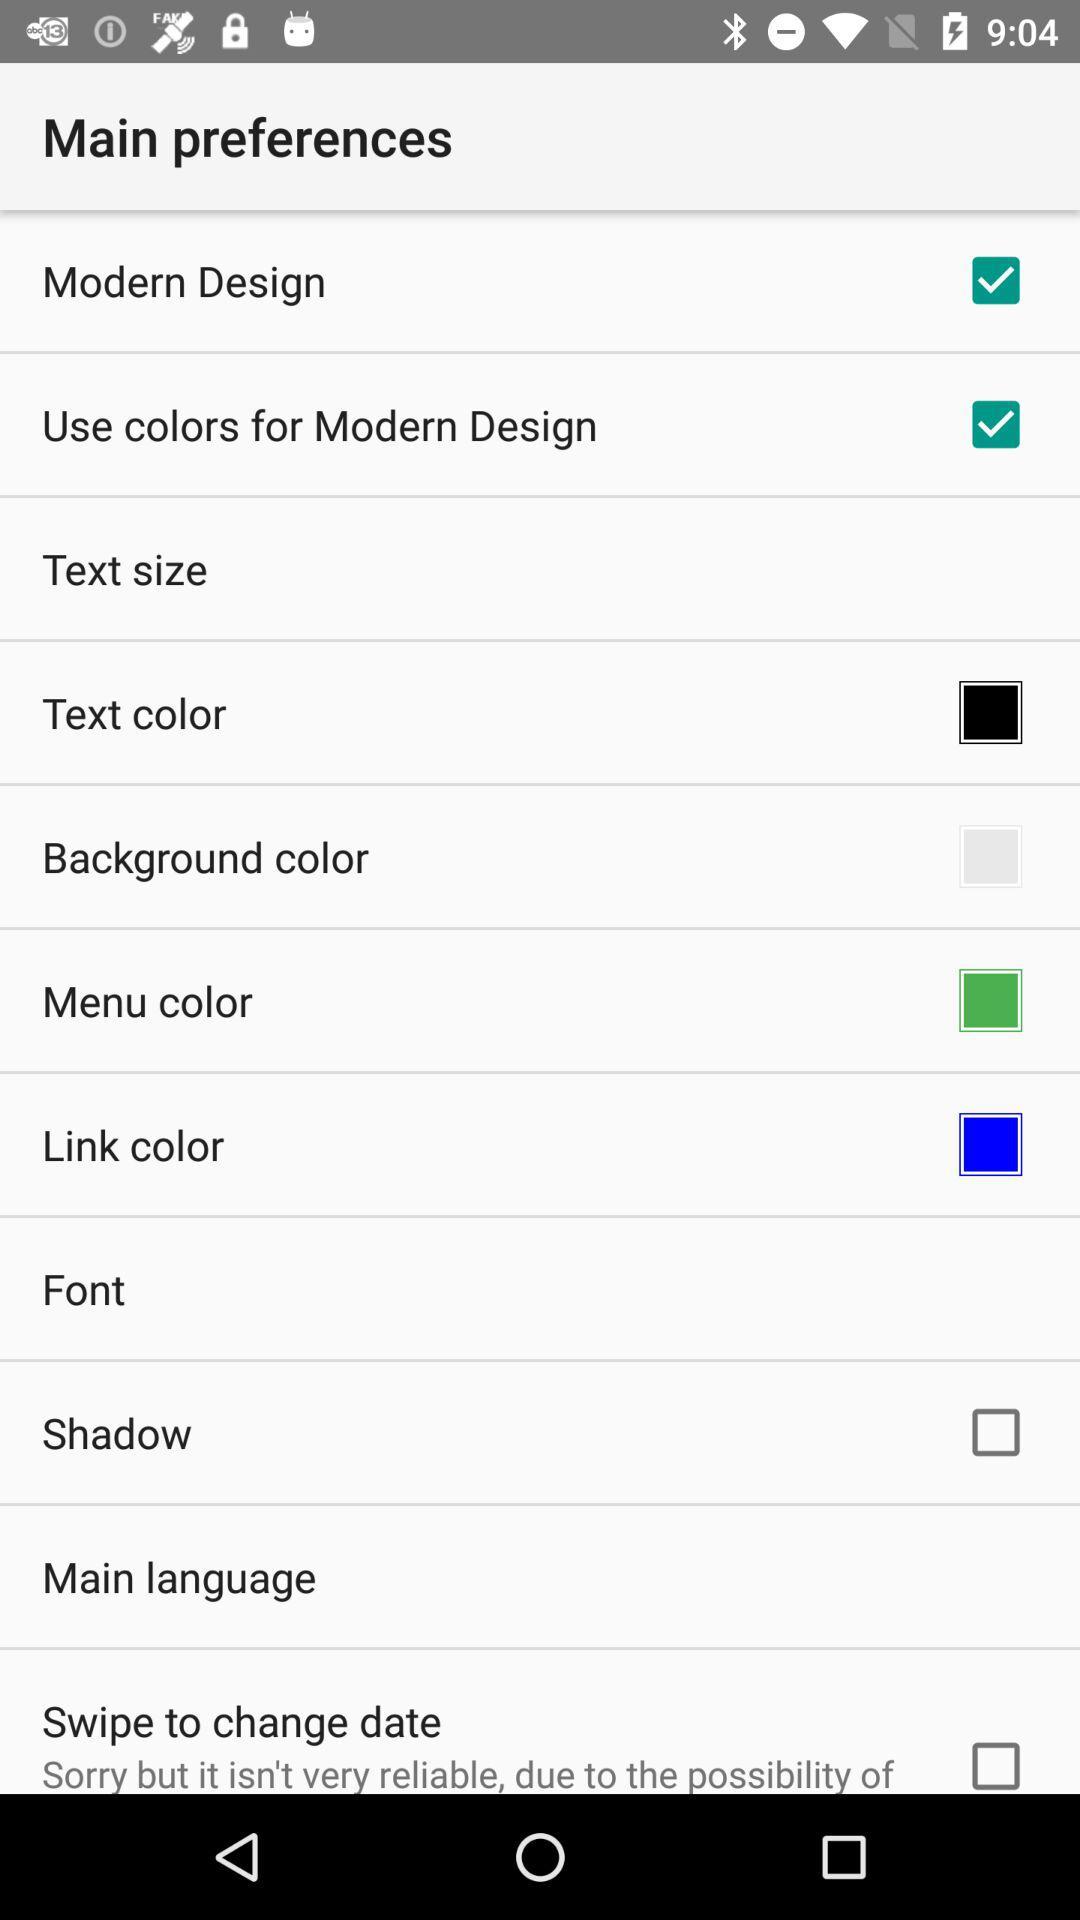  I want to click on the app above the shadow, so click(82, 1288).